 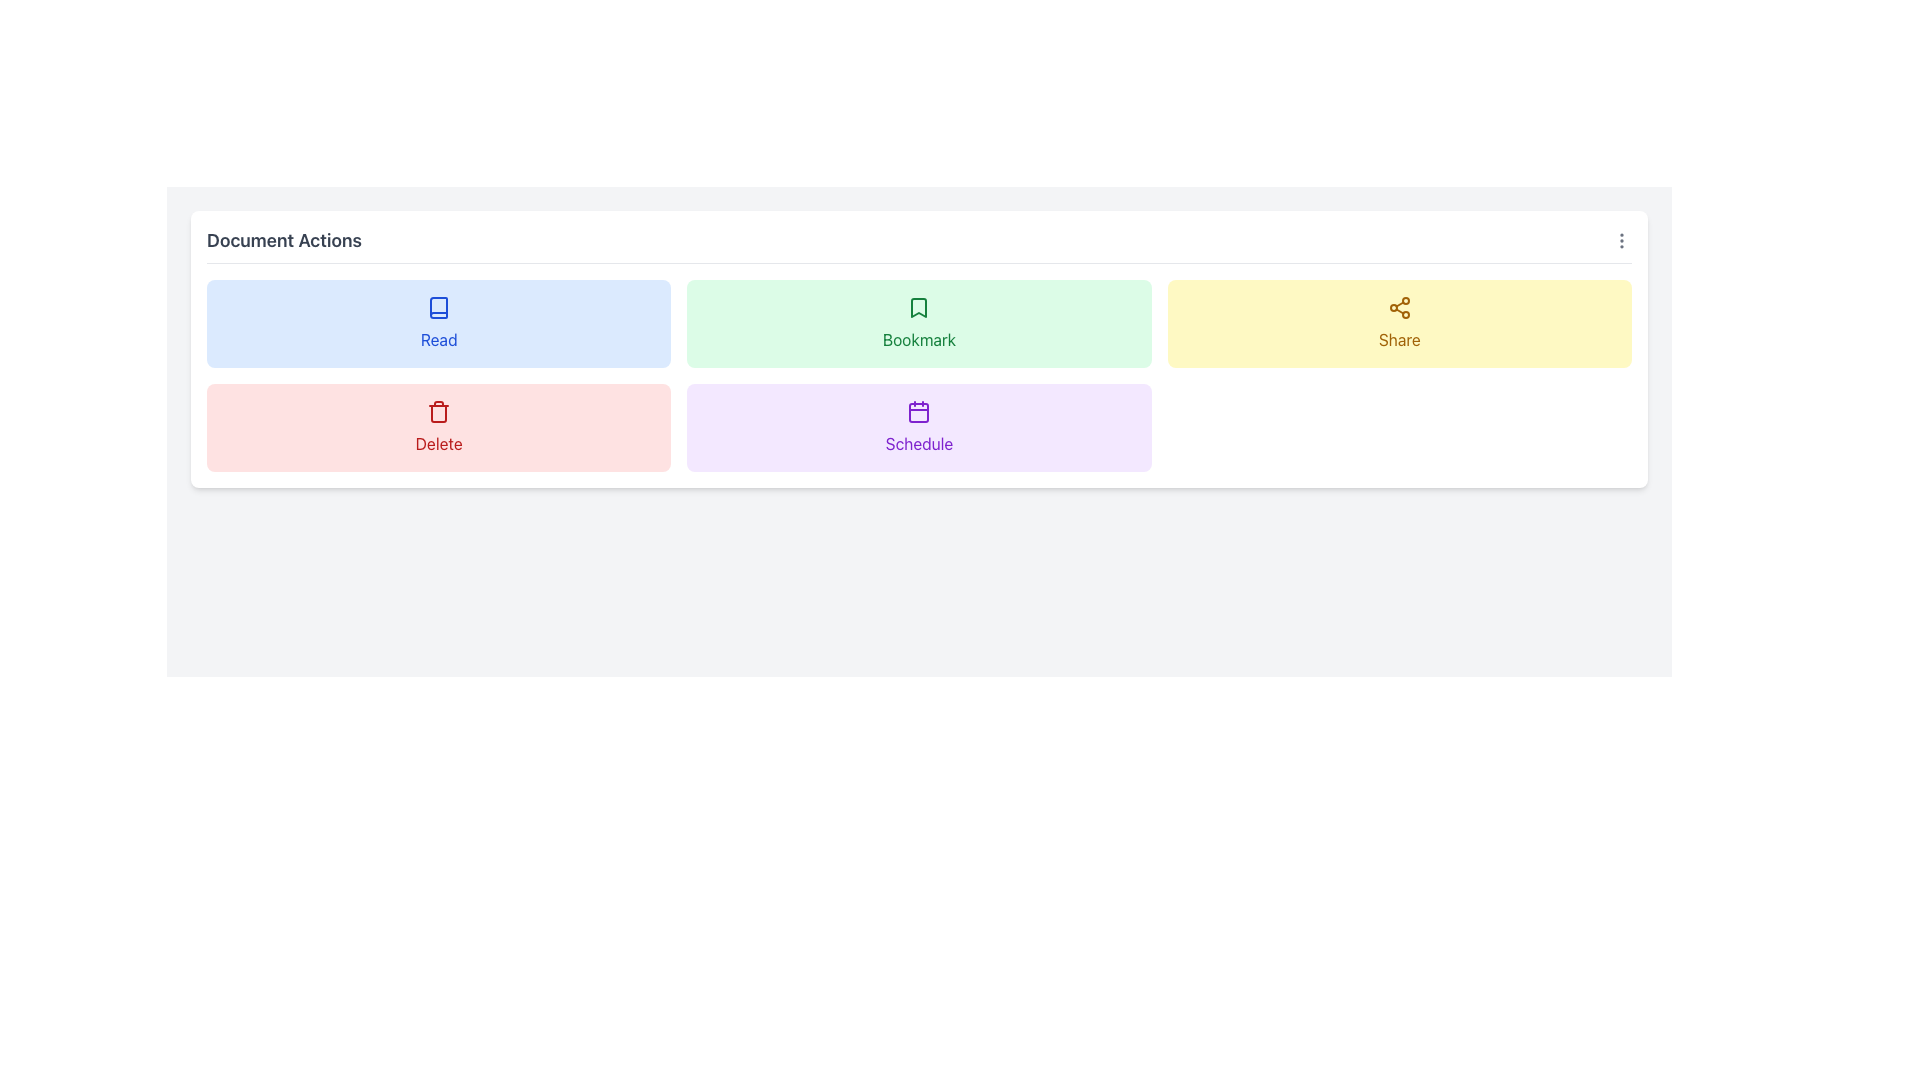 I want to click on the SVG rectangle representing a specific day or date in the calendar icon located in the 'Schedule' section of the interface, so click(x=918, y=411).